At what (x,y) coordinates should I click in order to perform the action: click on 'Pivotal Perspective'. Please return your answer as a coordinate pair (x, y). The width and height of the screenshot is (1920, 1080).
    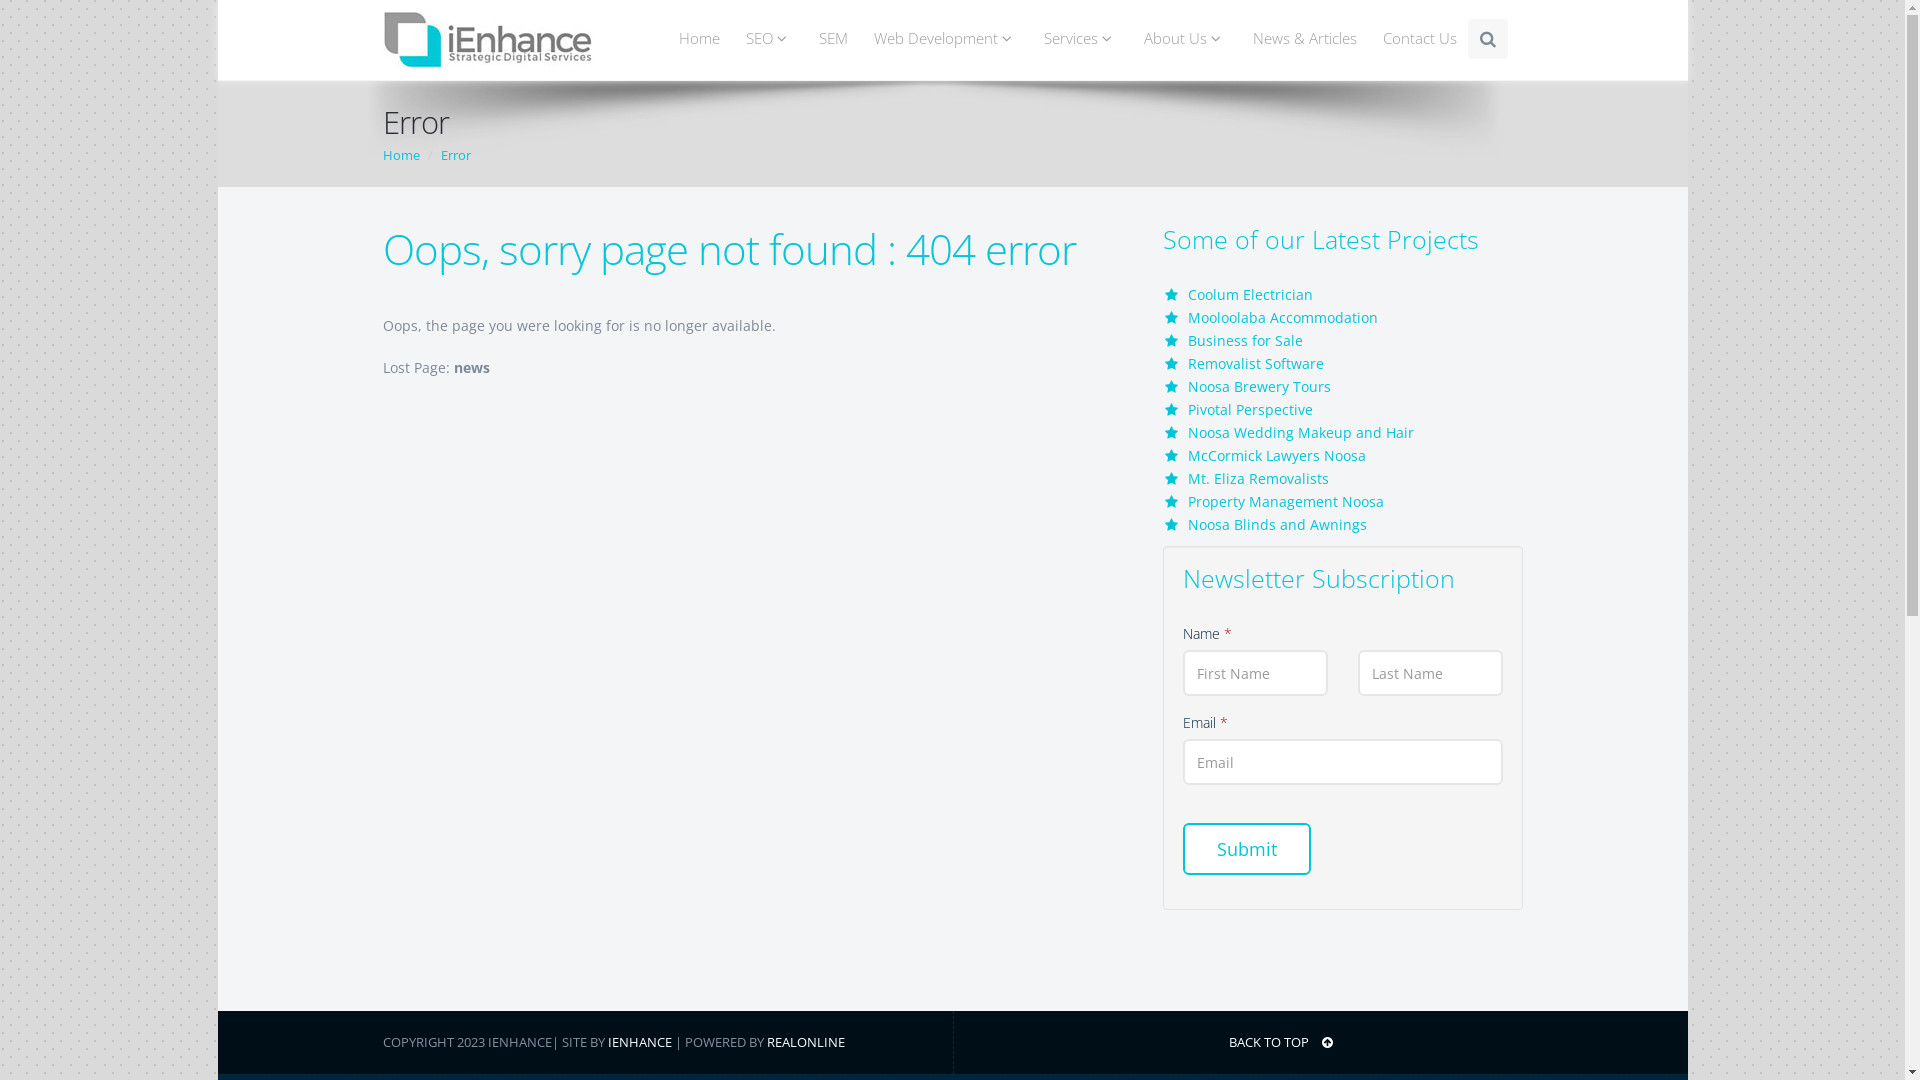
    Looking at the image, I should click on (1249, 408).